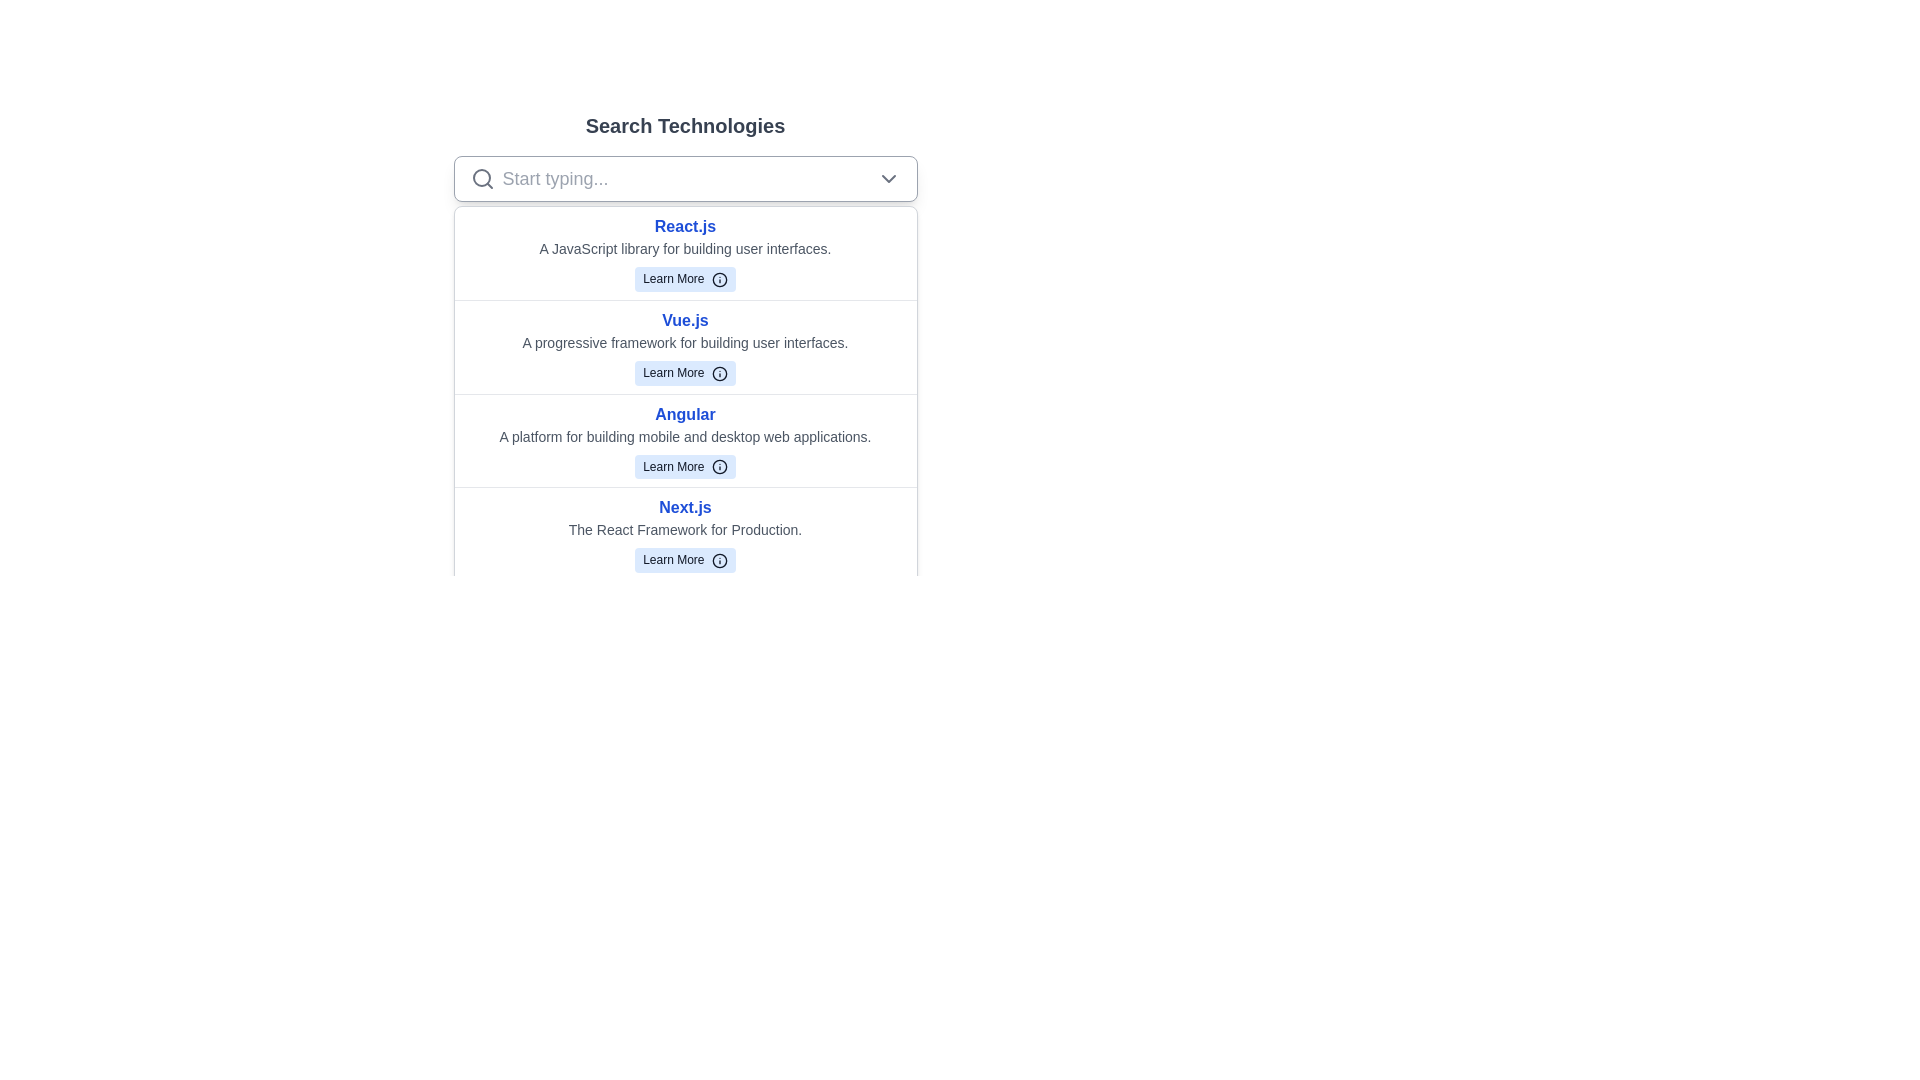  What do you see at coordinates (719, 279) in the screenshot?
I see `the outer circle of the icon located to the right of the 'Learn More' text for Vue.js, which is part of the 'Search Technologies' section` at bounding box center [719, 279].